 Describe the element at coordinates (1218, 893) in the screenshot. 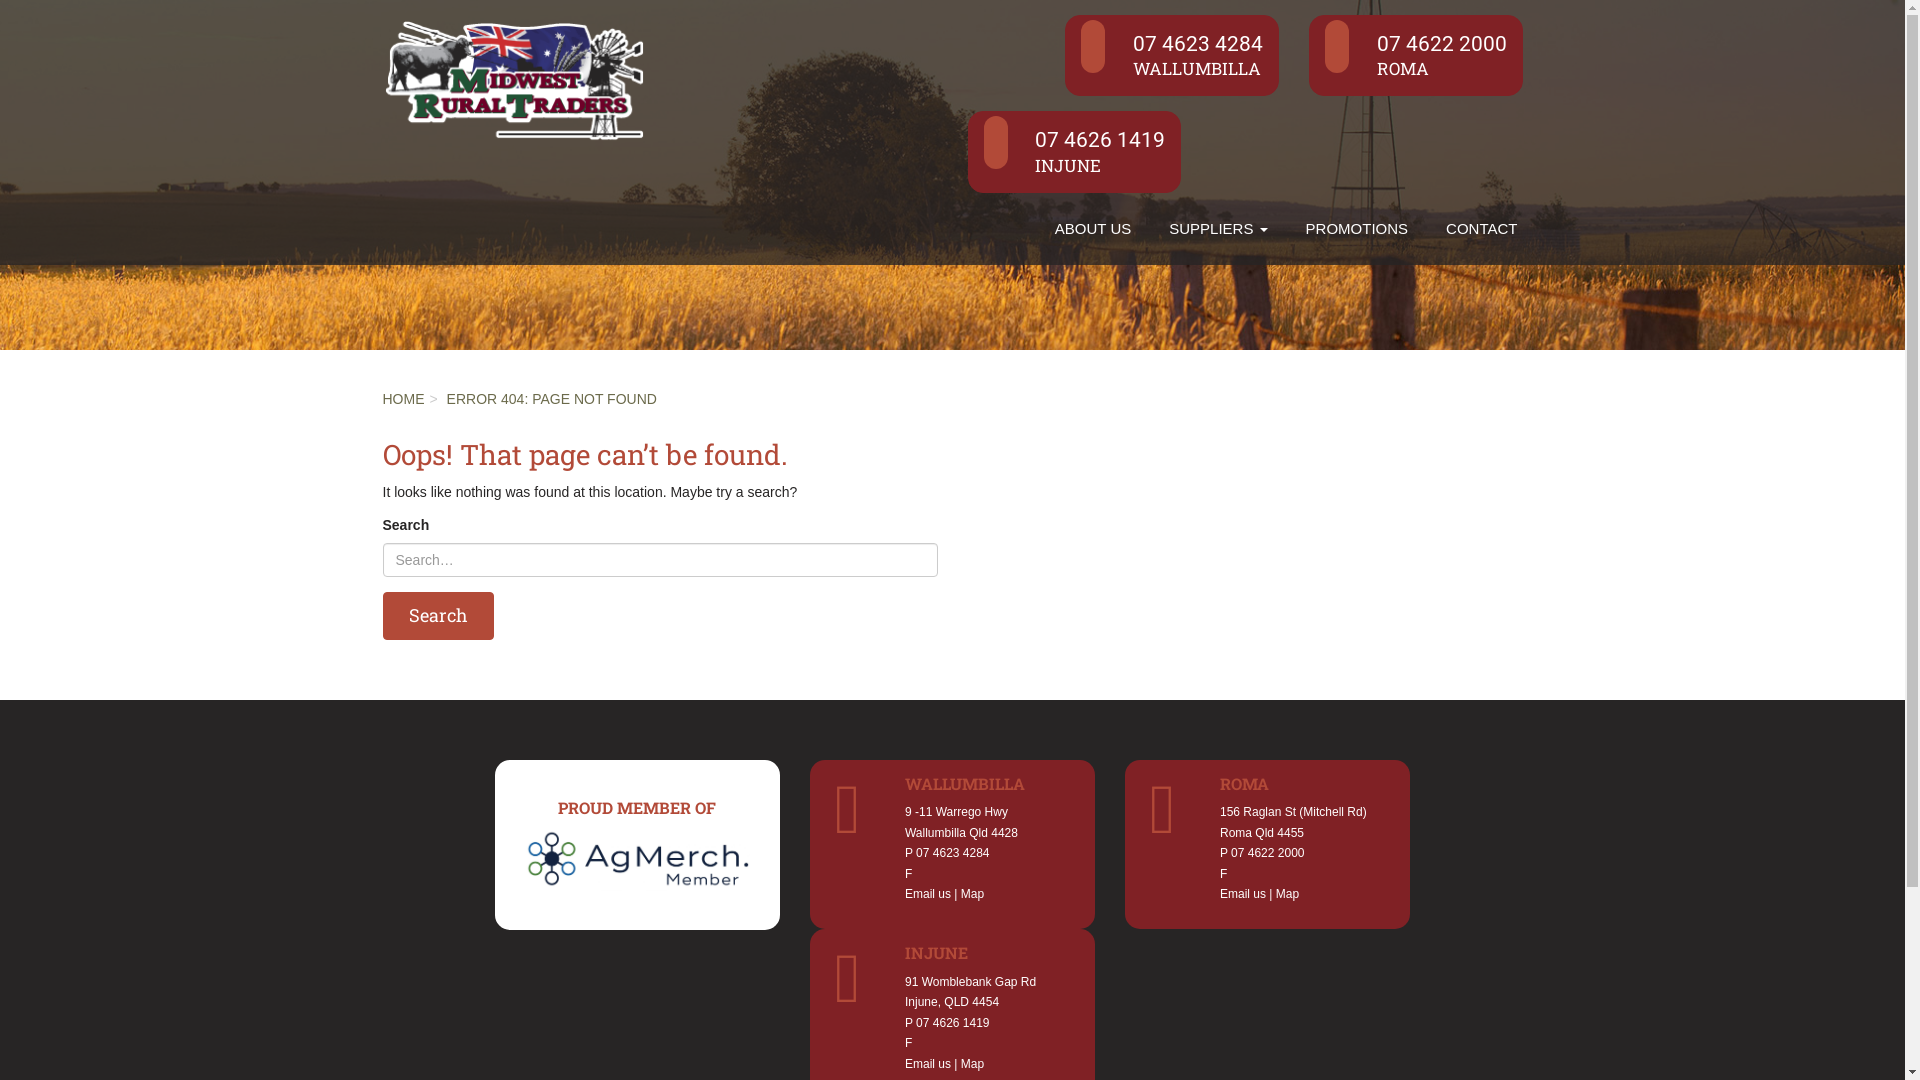

I see `'Email us'` at that location.